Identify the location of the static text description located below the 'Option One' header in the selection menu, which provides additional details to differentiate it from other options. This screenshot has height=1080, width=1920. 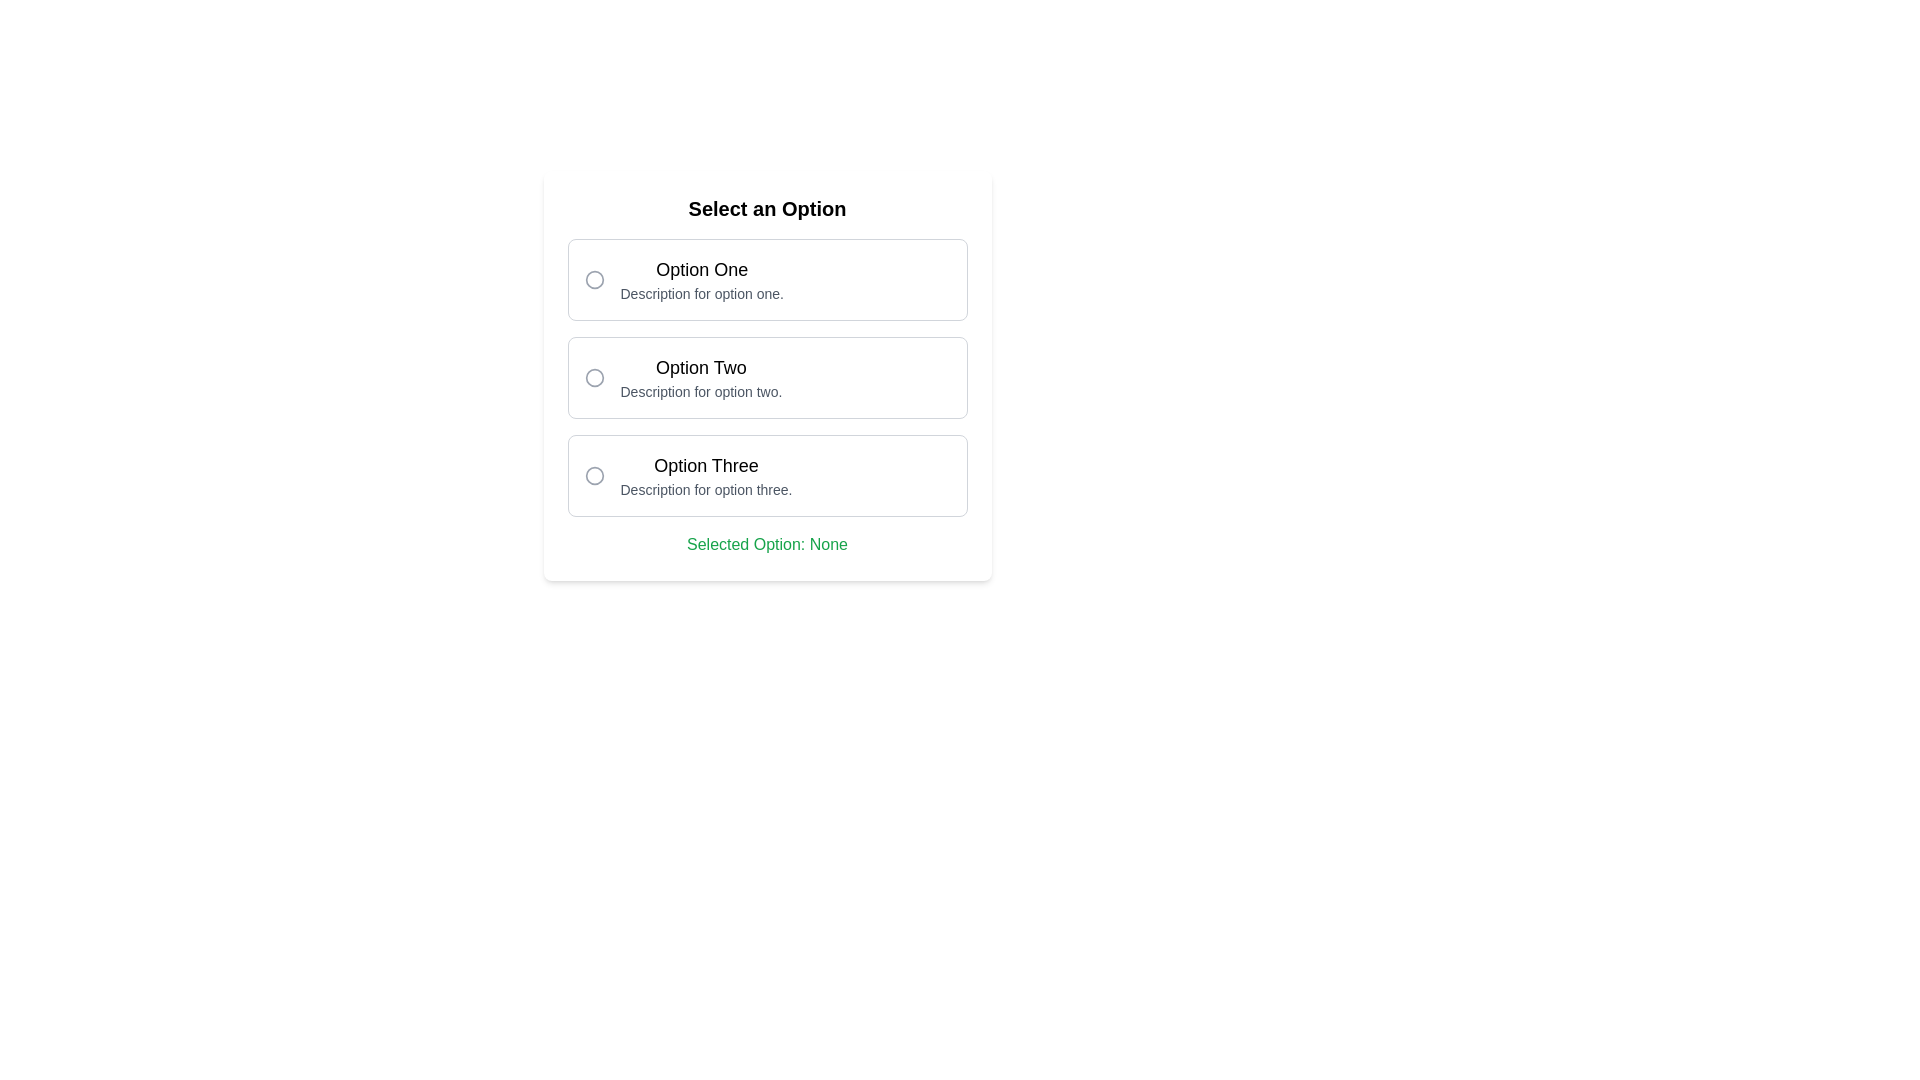
(702, 293).